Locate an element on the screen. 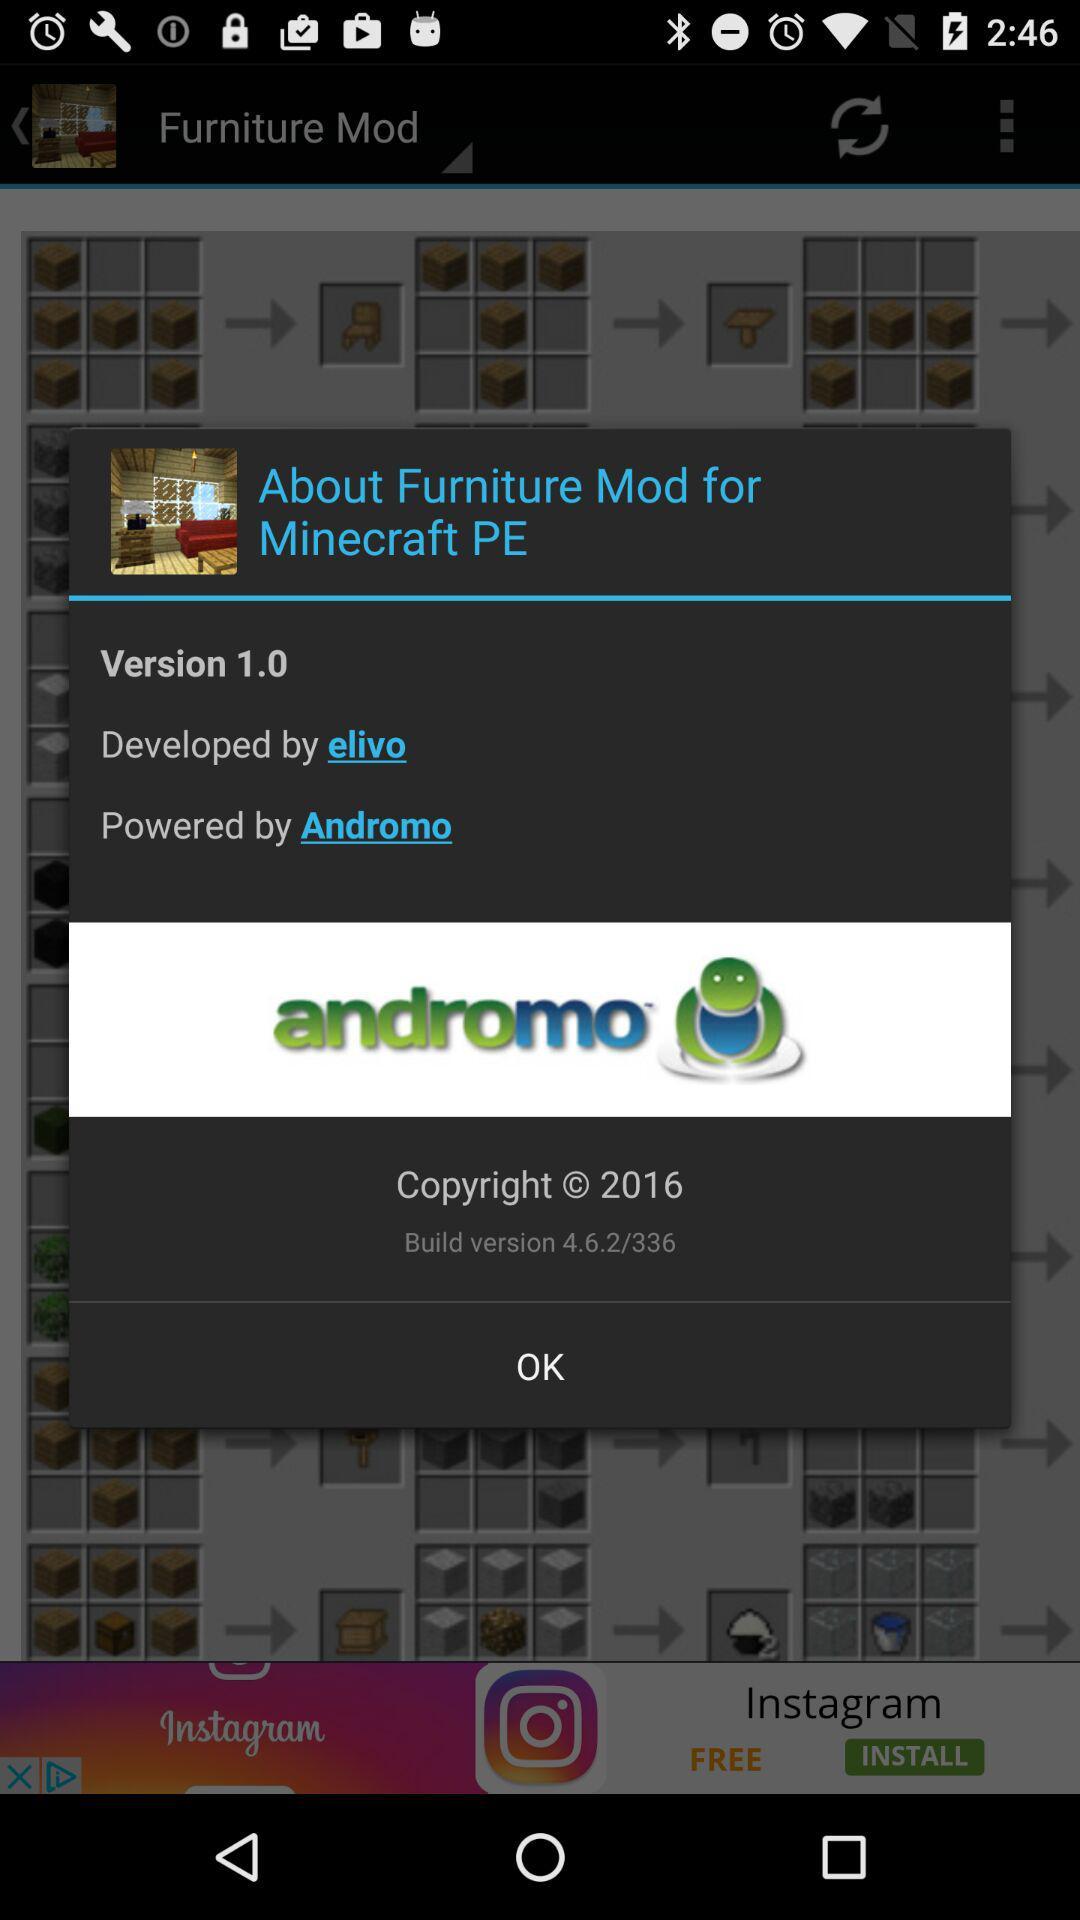 The height and width of the screenshot is (1920, 1080). andromo is located at coordinates (538, 1019).